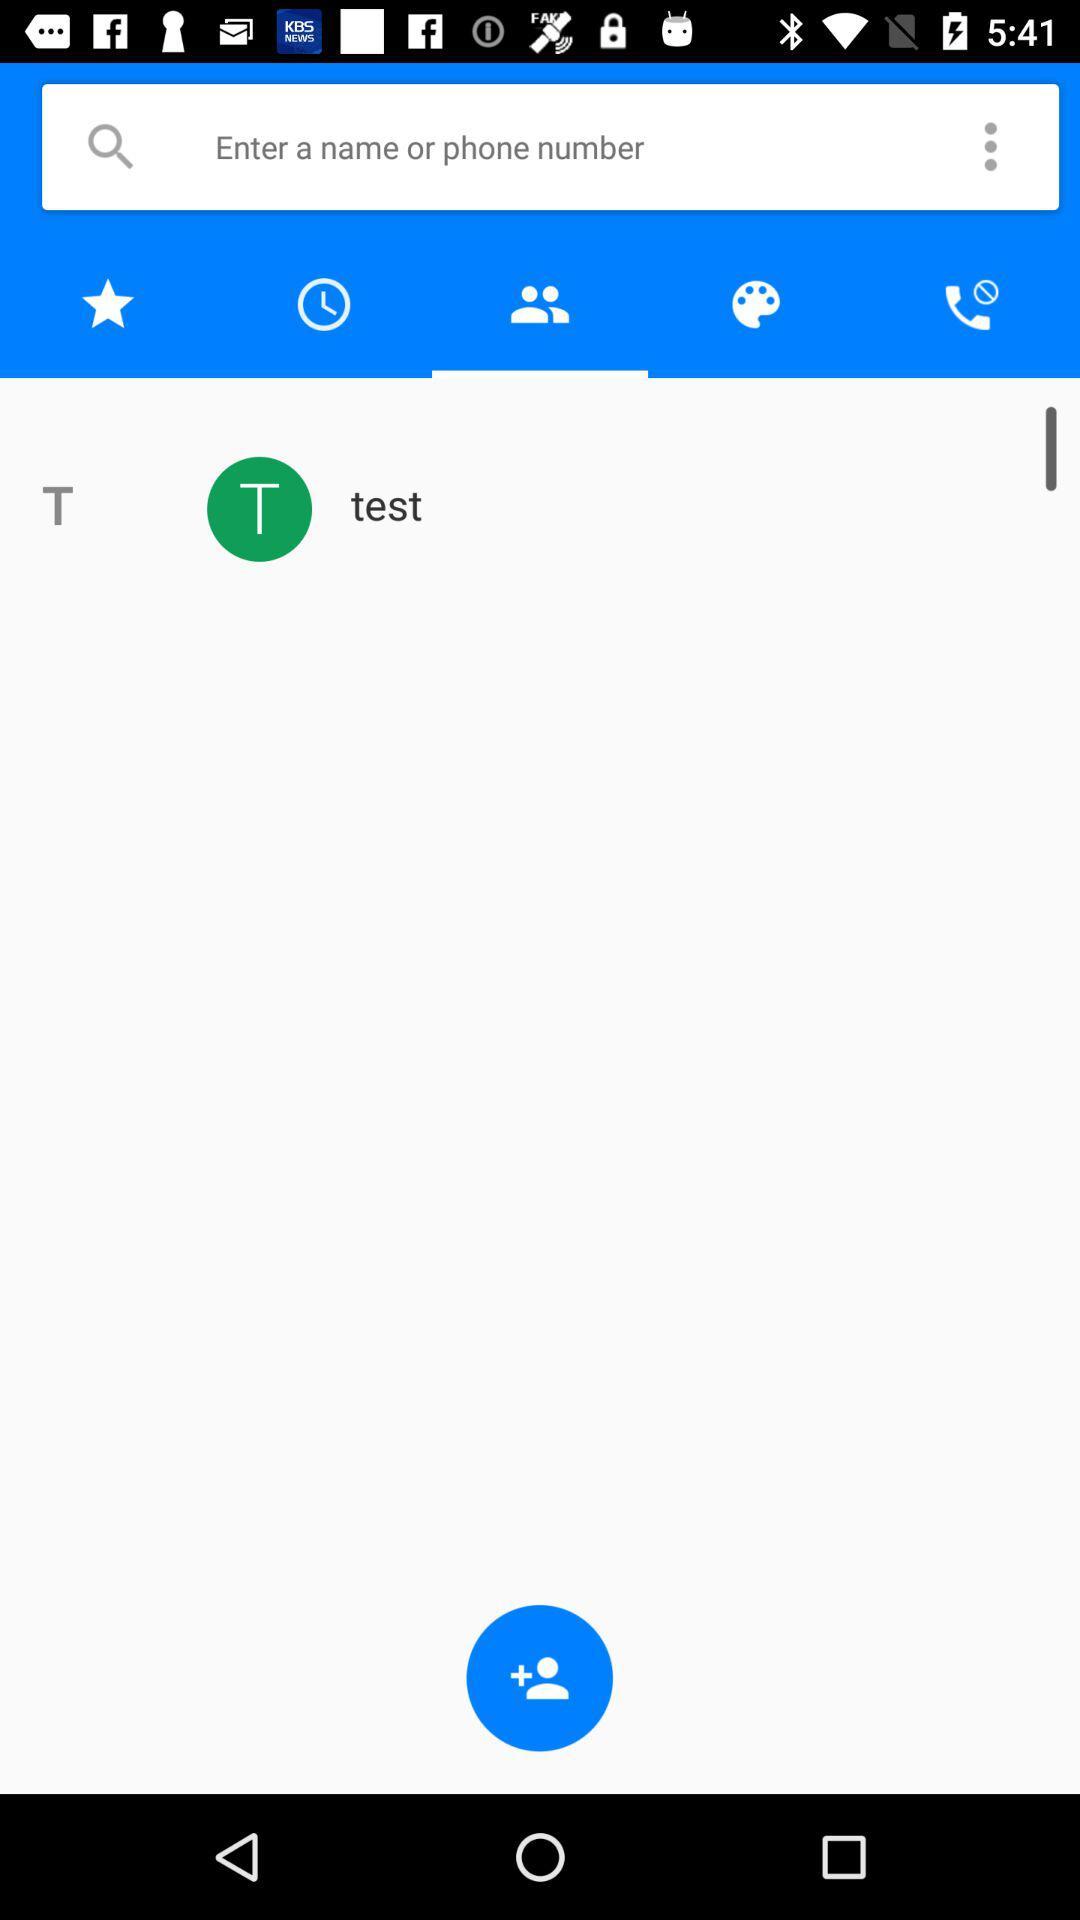 The image size is (1080, 1920). Describe the element at coordinates (110, 146) in the screenshot. I see `shows search button` at that location.